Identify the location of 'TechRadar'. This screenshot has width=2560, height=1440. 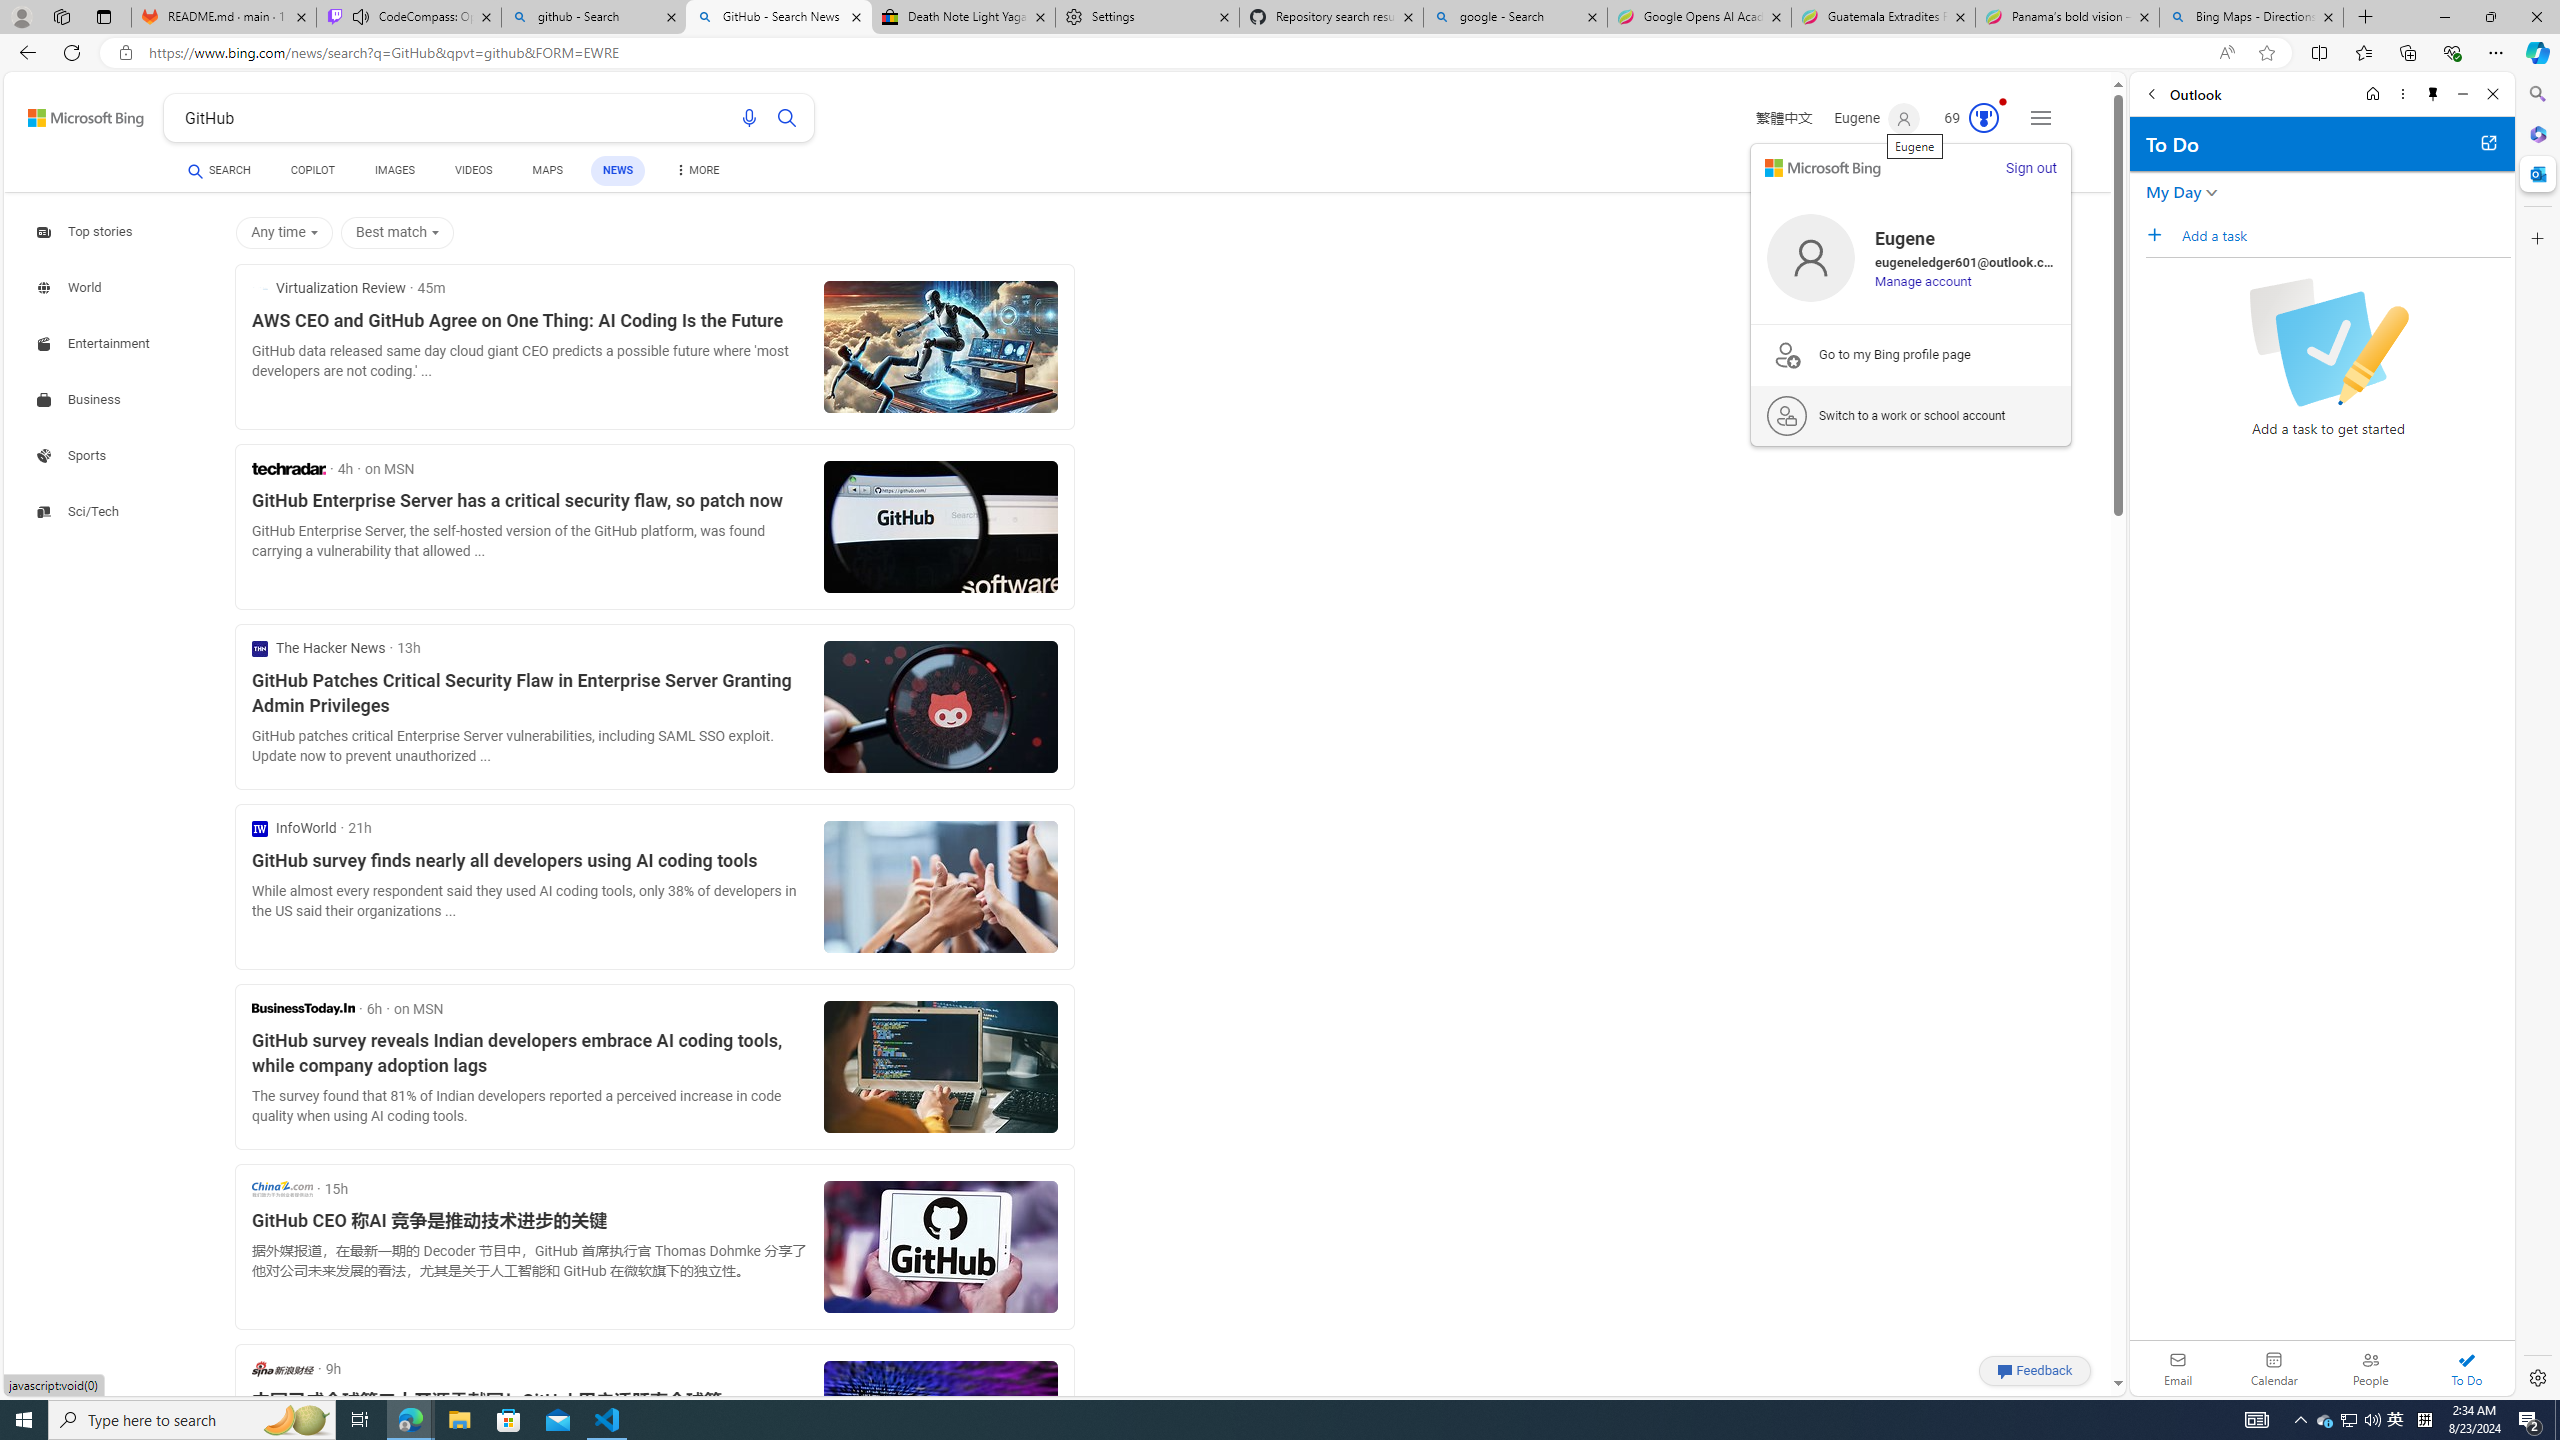
(288, 467).